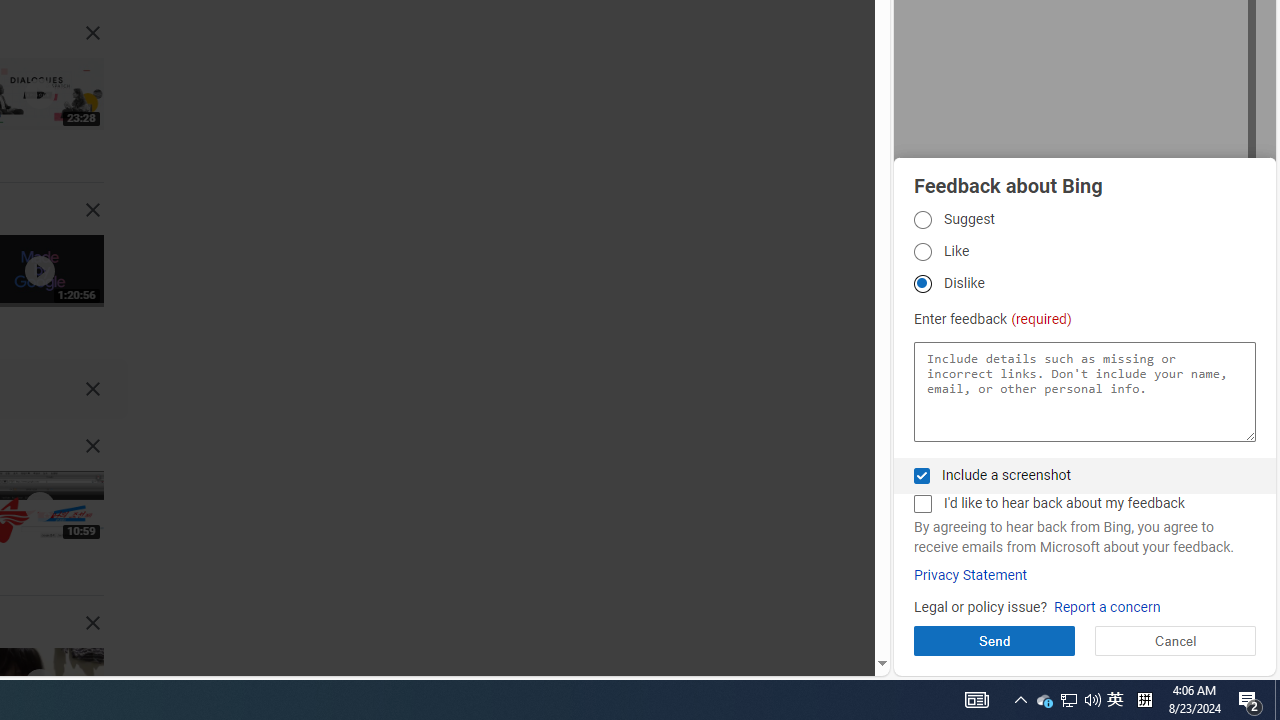 Image resolution: width=1280 pixels, height=720 pixels. I want to click on 'AutomationID: fbpgdgtp2', so click(921, 250).